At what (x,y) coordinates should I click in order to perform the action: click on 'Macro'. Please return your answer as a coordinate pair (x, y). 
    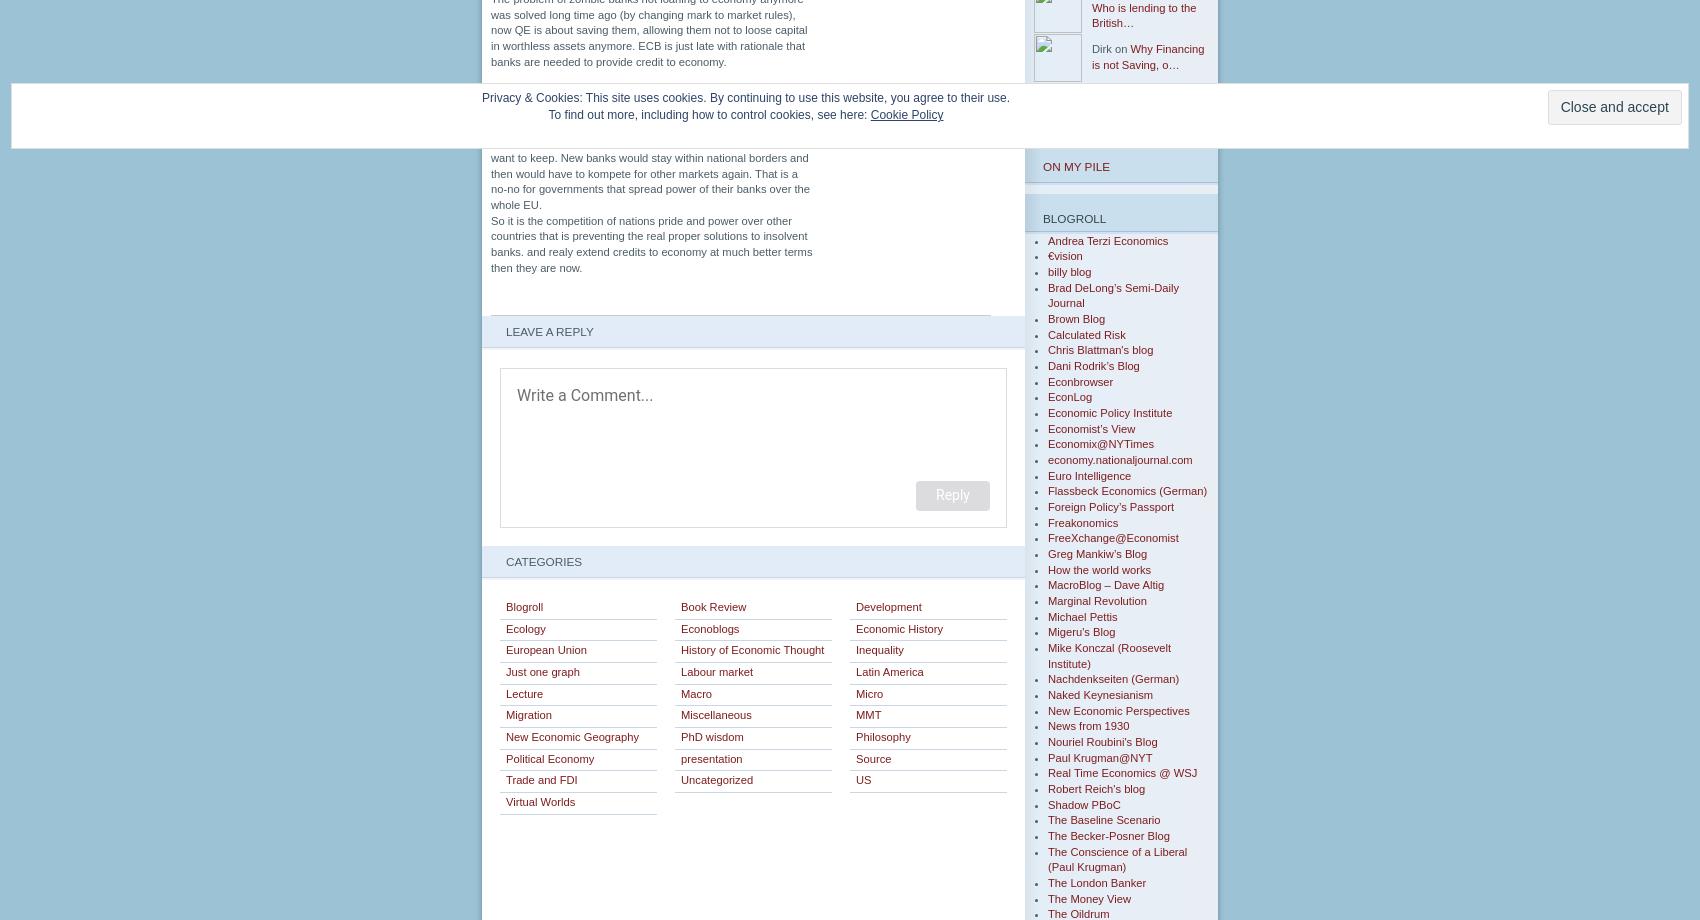
    Looking at the image, I should click on (696, 693).